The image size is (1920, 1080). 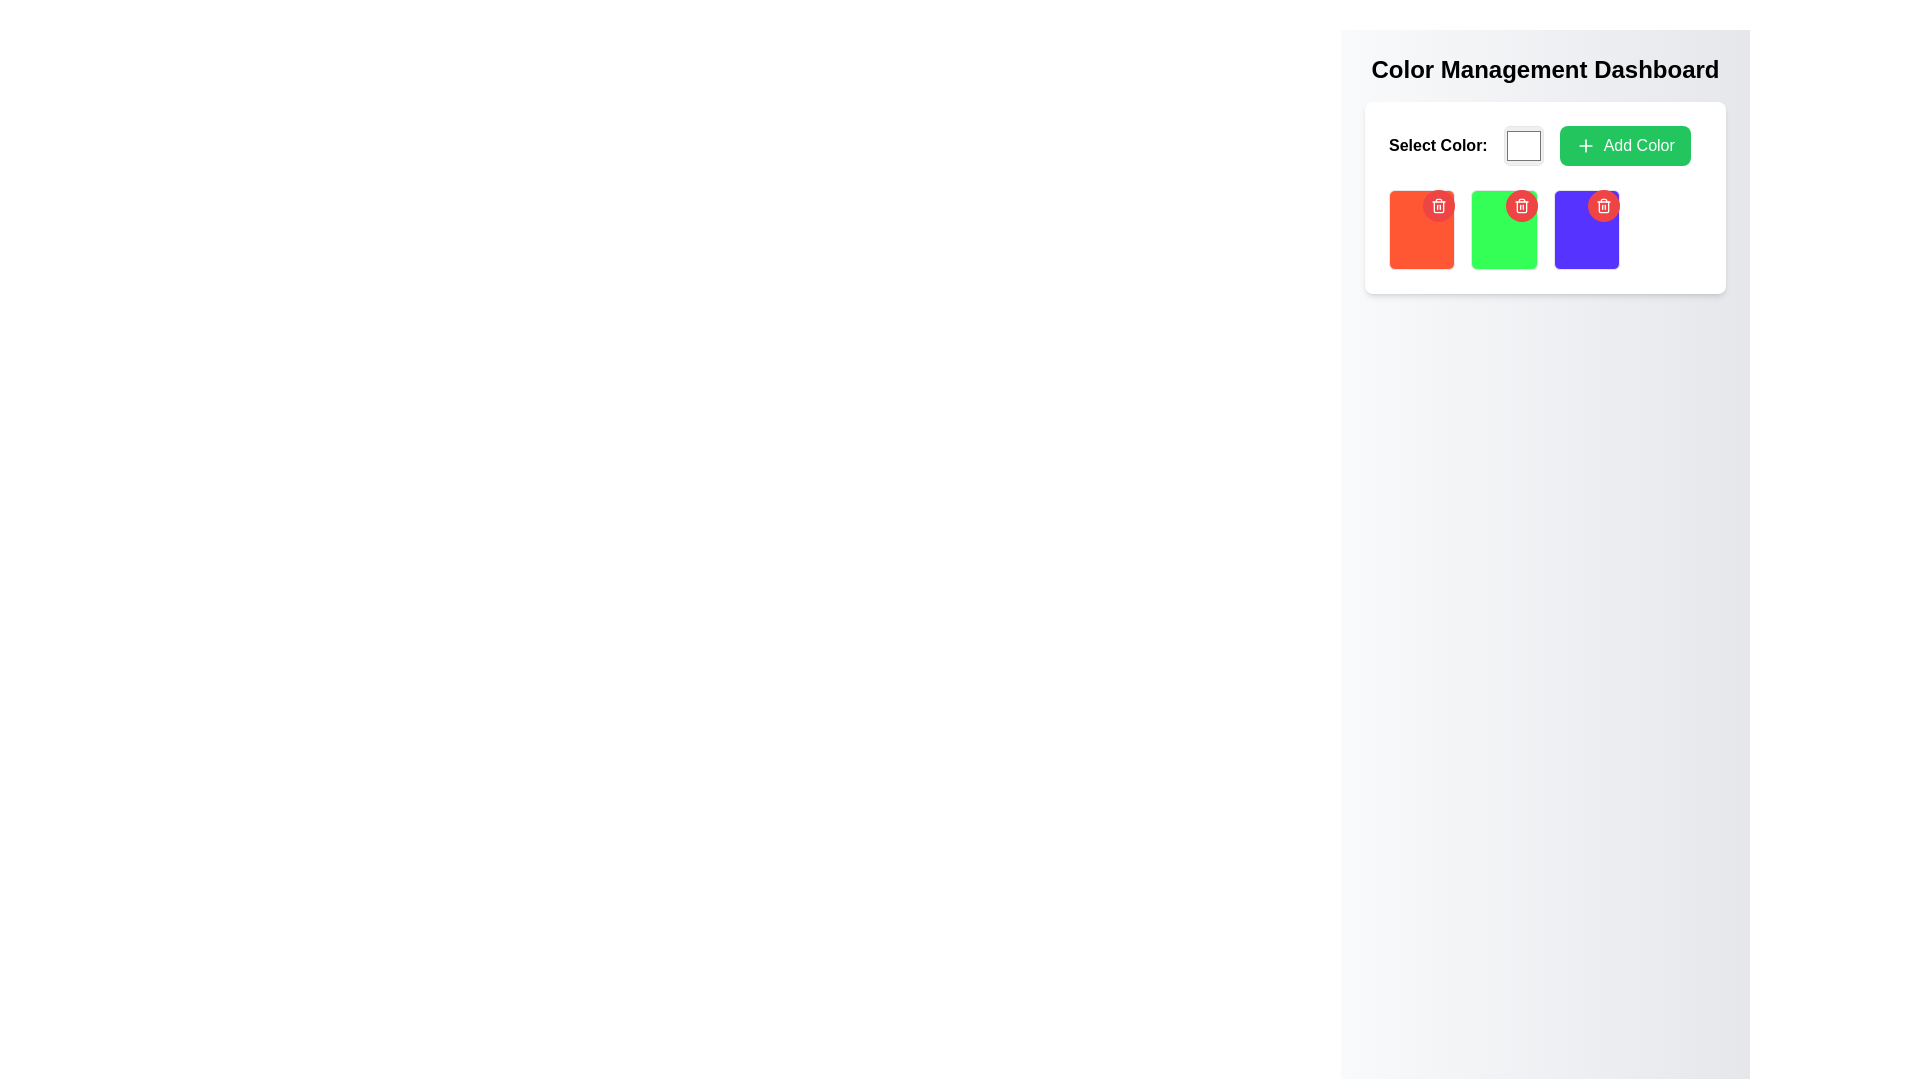 I want to click on the delete icon button, which is a small trash can icon outlined with a thin stroke on a red circular background, located in the top-right corner of the first color card, so click(x=1438, y=205).